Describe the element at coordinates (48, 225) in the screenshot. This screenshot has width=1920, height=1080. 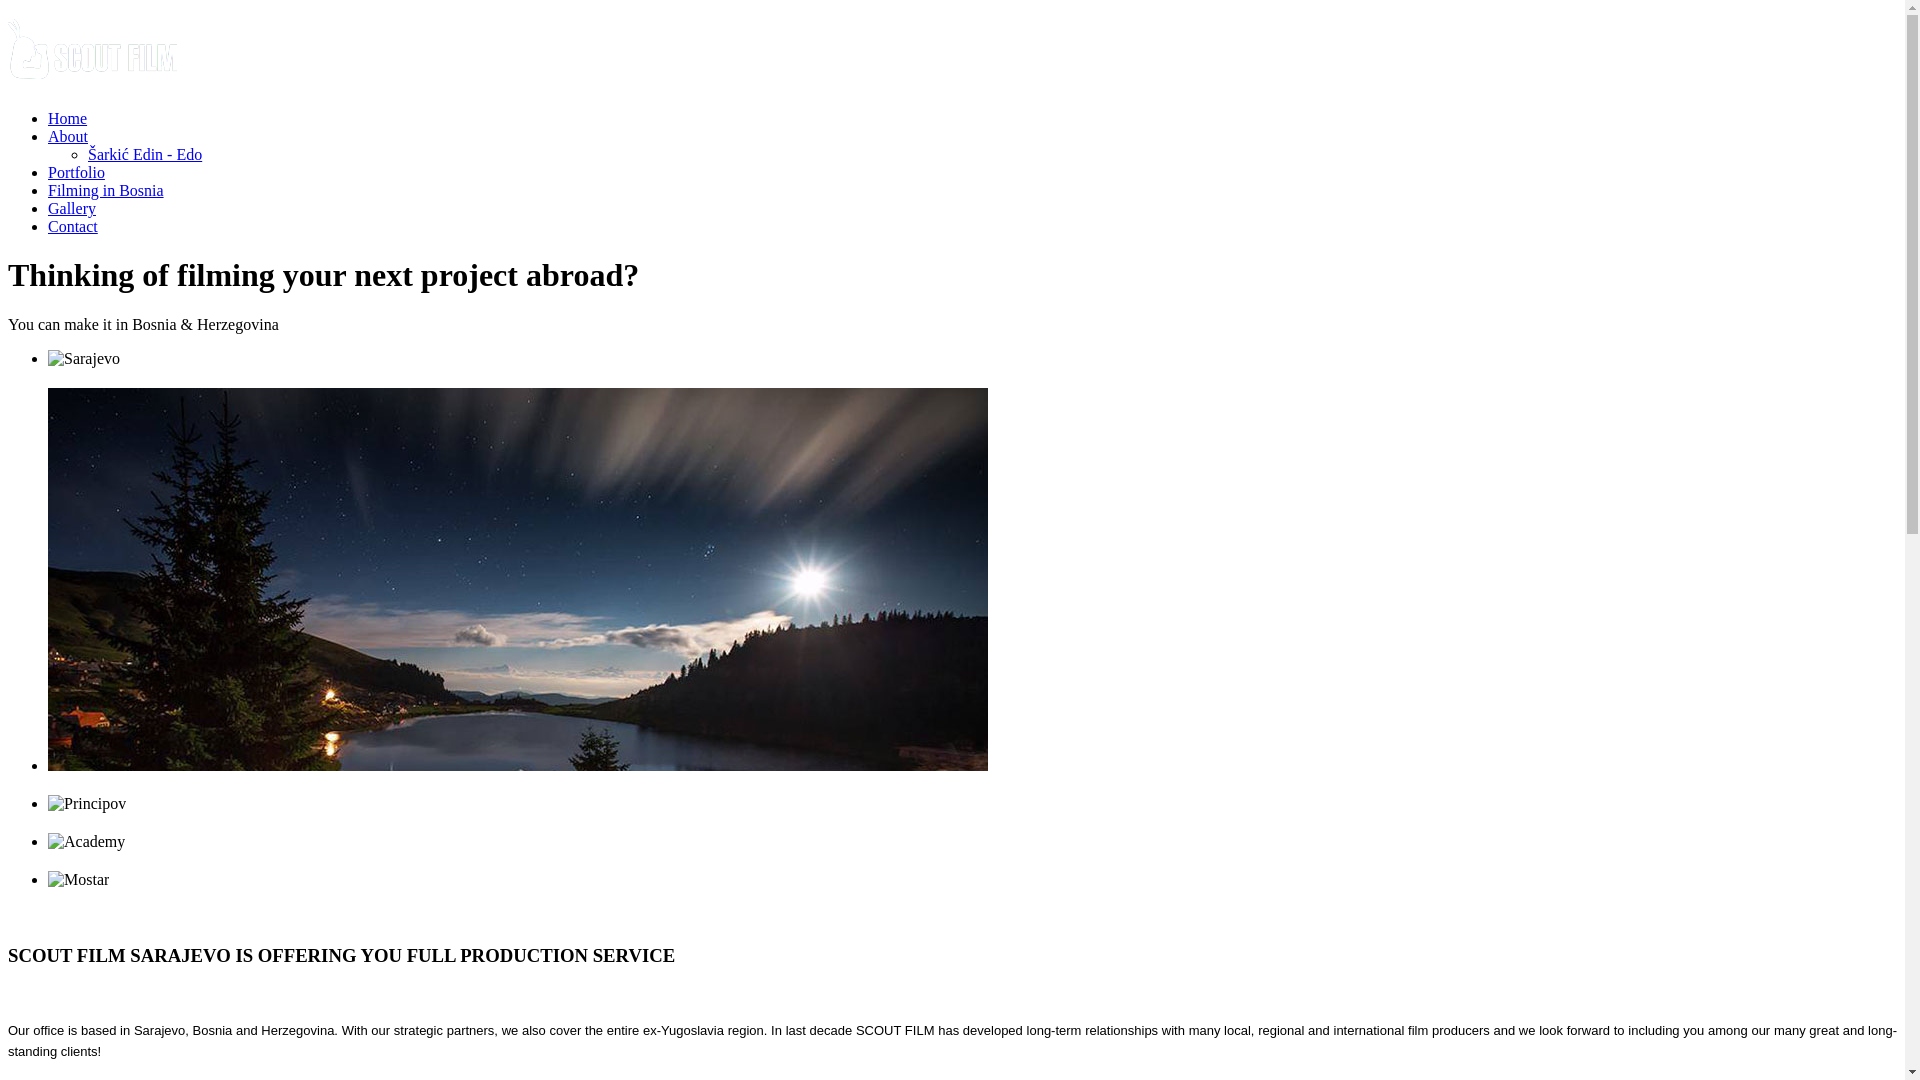
I see `'Contact'` at that location.